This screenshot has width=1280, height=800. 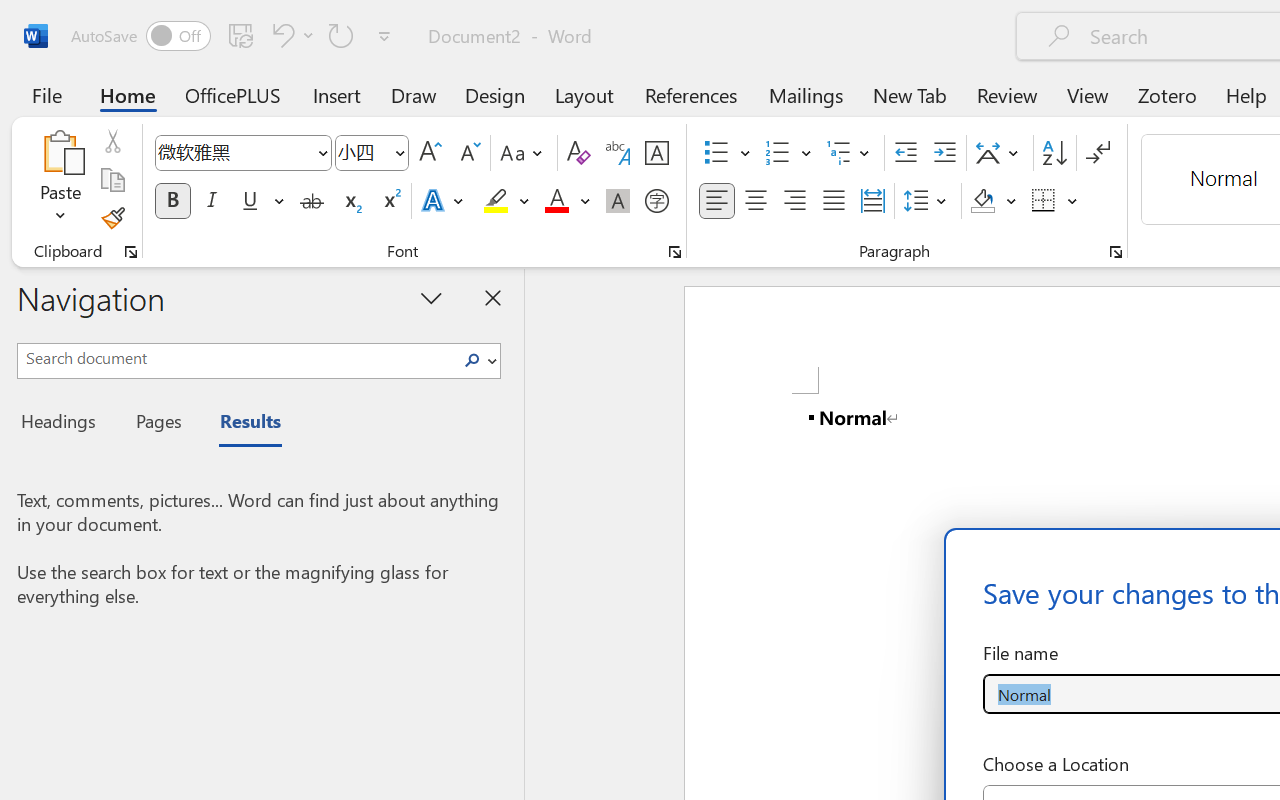 What do you see at coordinates (755, 201) in the screenshot?
I see `'Center'` at bounding box center [755, 201].